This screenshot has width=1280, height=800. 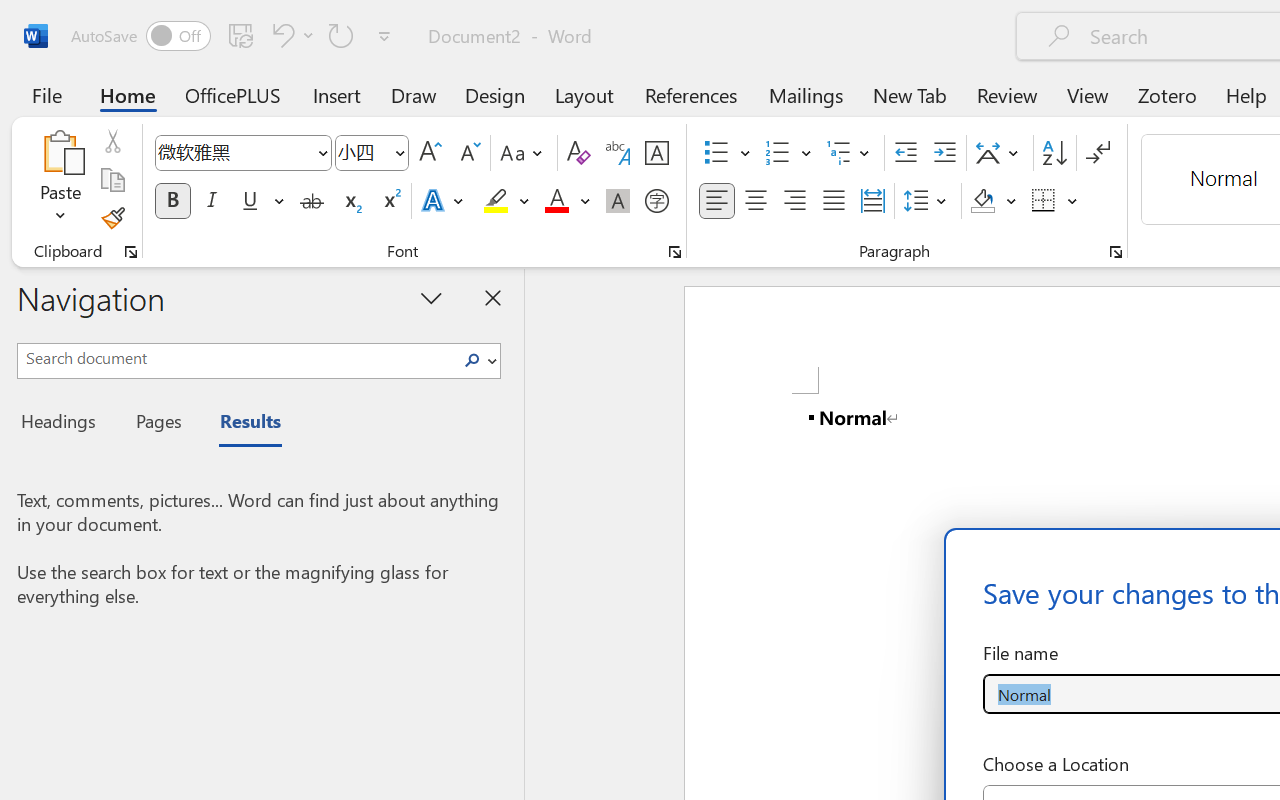 What do you see at coordinates (755, 201) in the screenshot?
I see `'Center'` at bounding box center [755, 201].